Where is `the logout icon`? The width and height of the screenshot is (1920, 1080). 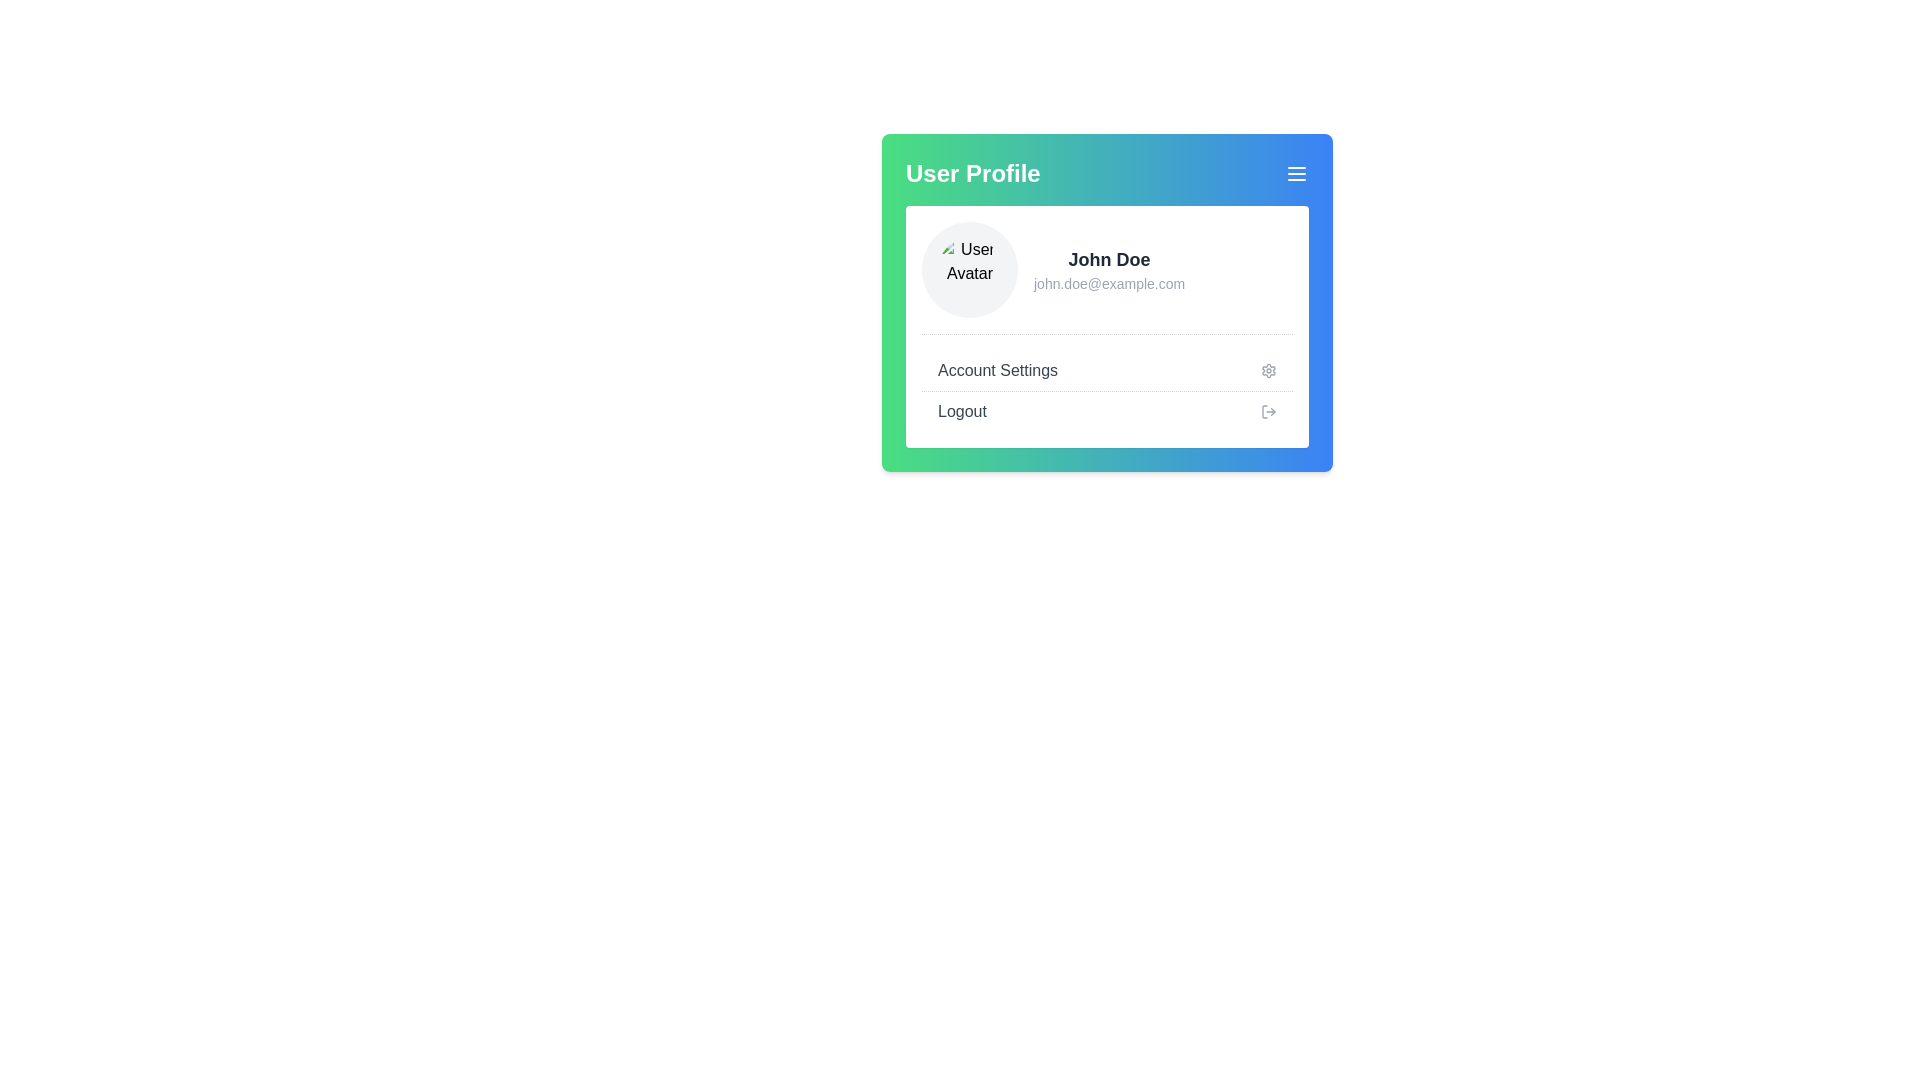
the logout icon is located at coordinates (1267, 411).